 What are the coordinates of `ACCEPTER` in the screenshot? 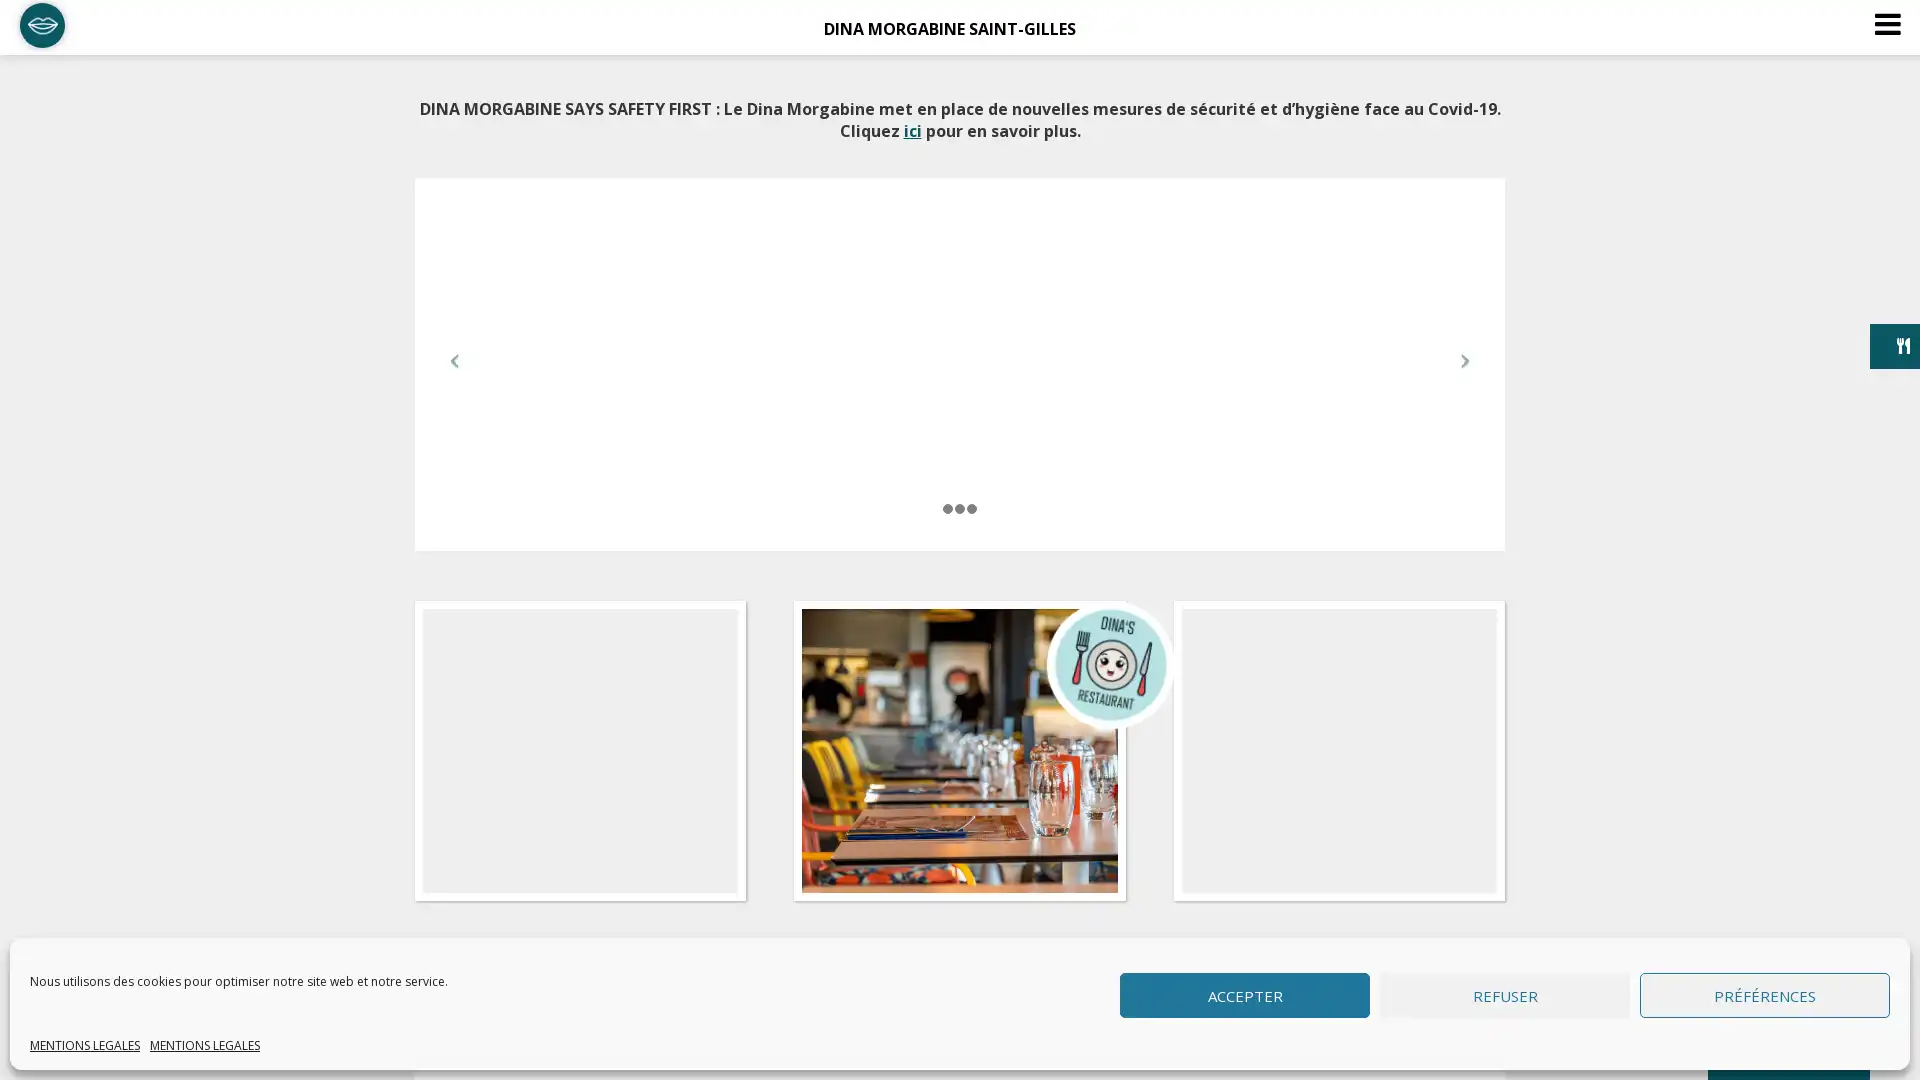 It's located at (1243, 995).